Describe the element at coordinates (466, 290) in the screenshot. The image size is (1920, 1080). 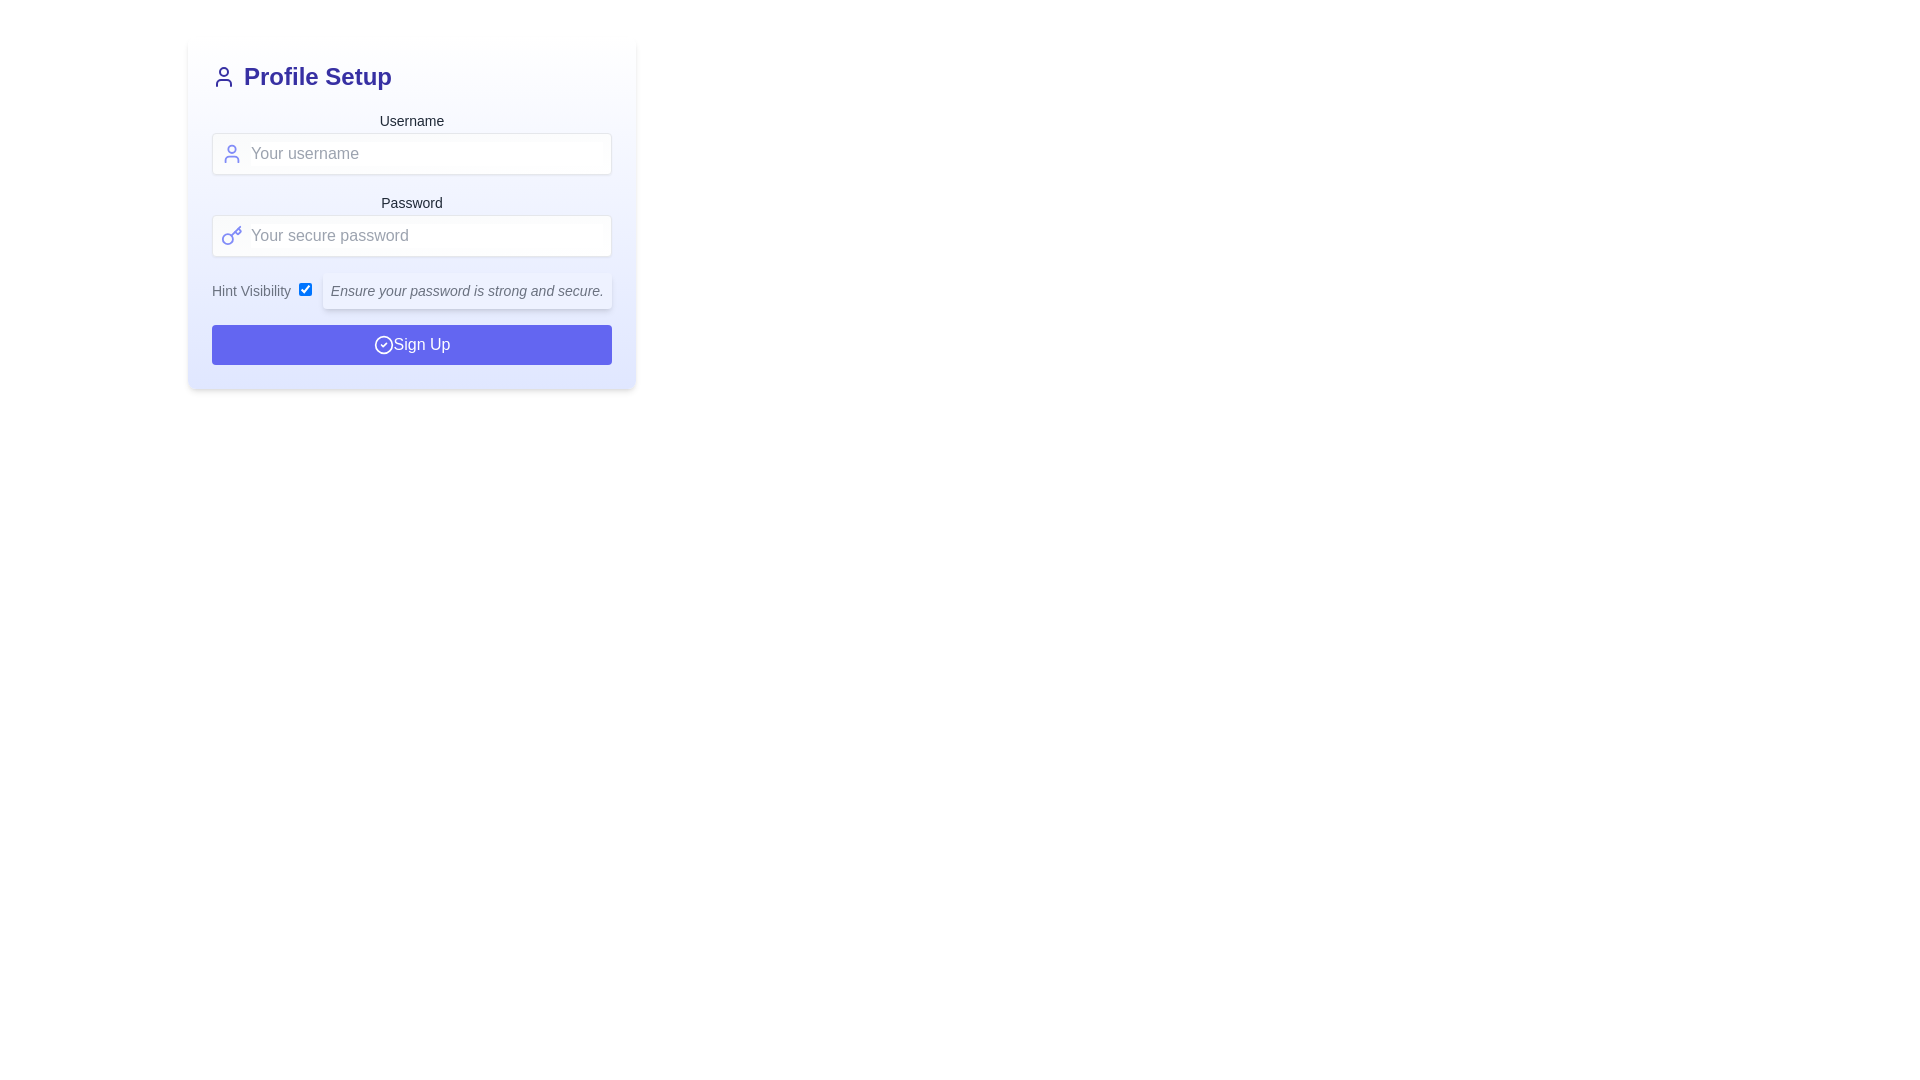
I see `the informative hint text element located under the 'Password' field in the form, adjacent to the 'Hint Visibility' checkbox` at that location.